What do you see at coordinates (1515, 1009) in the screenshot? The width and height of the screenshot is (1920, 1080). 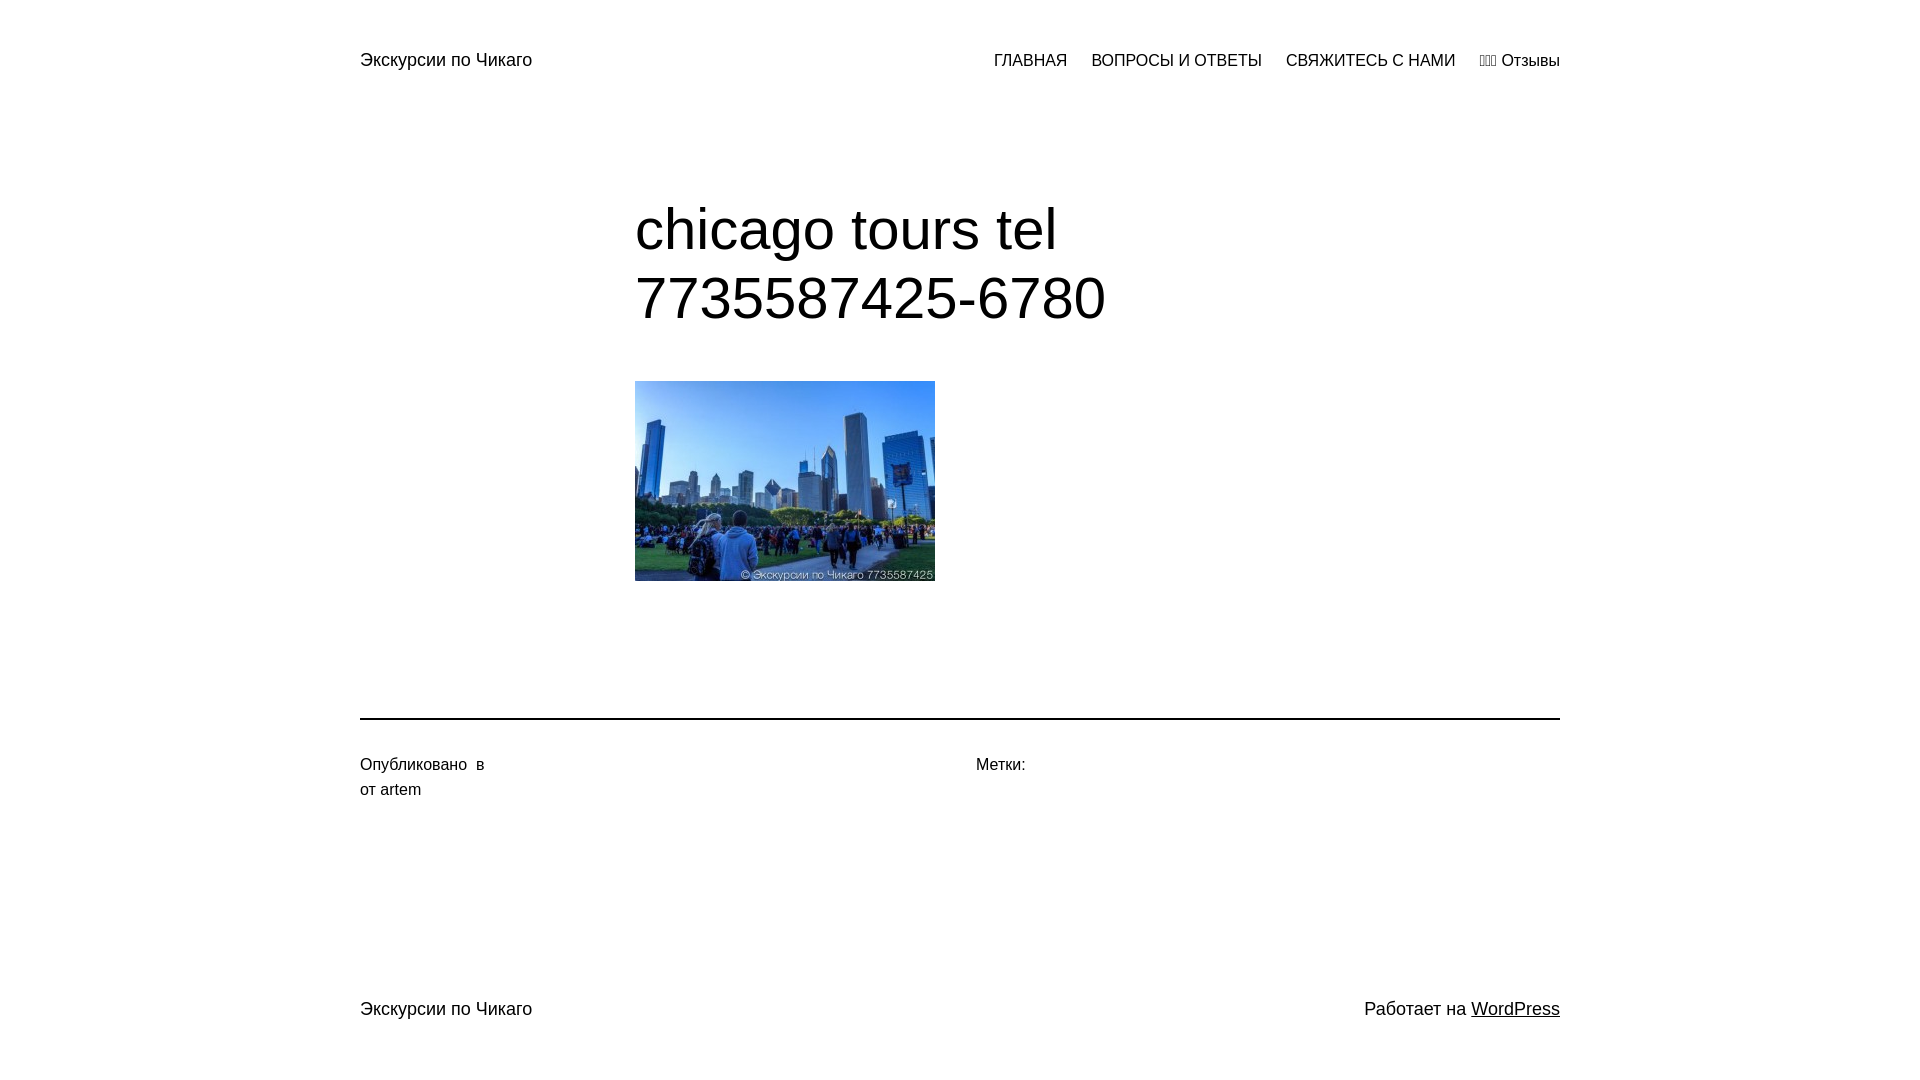 I see `'WordPress'` at bounding box center [1515, 1009].